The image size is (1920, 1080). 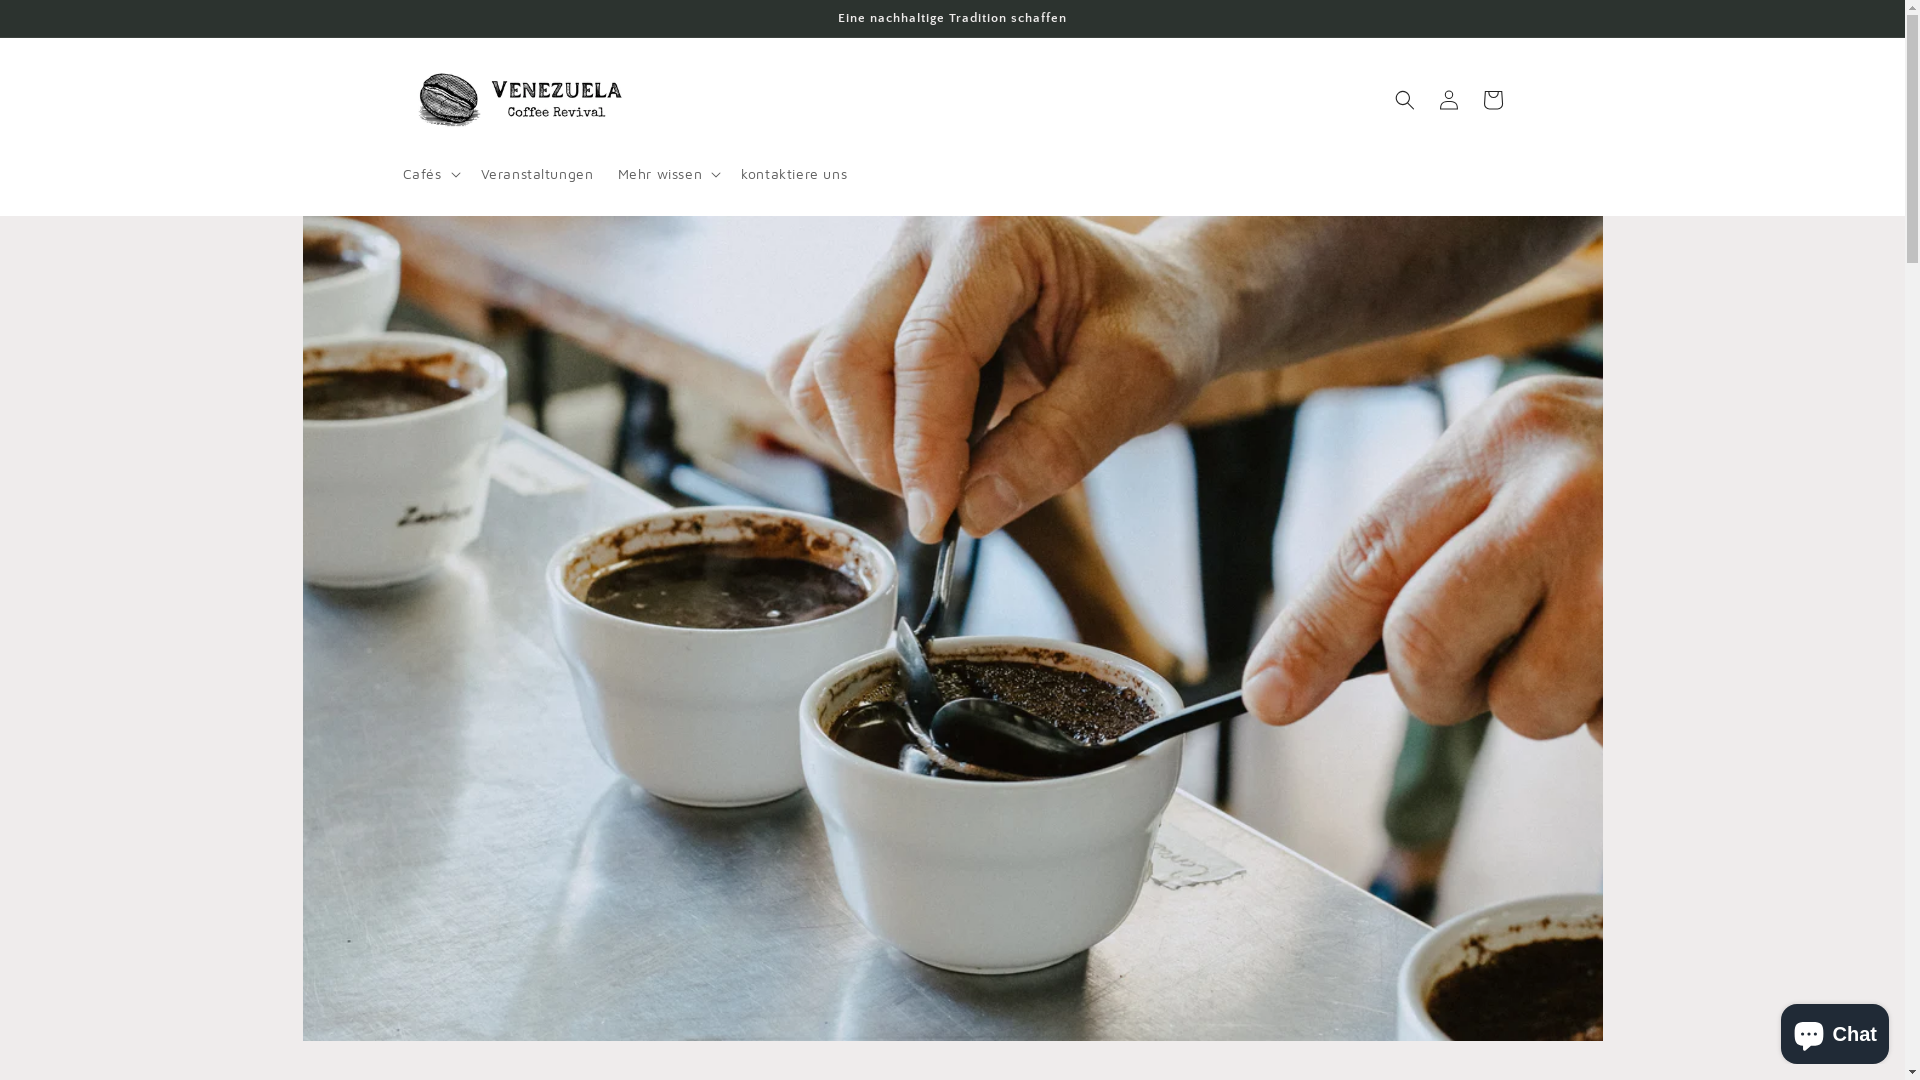 I want to click on 'Einloggen', so click(x=1448, y=100).